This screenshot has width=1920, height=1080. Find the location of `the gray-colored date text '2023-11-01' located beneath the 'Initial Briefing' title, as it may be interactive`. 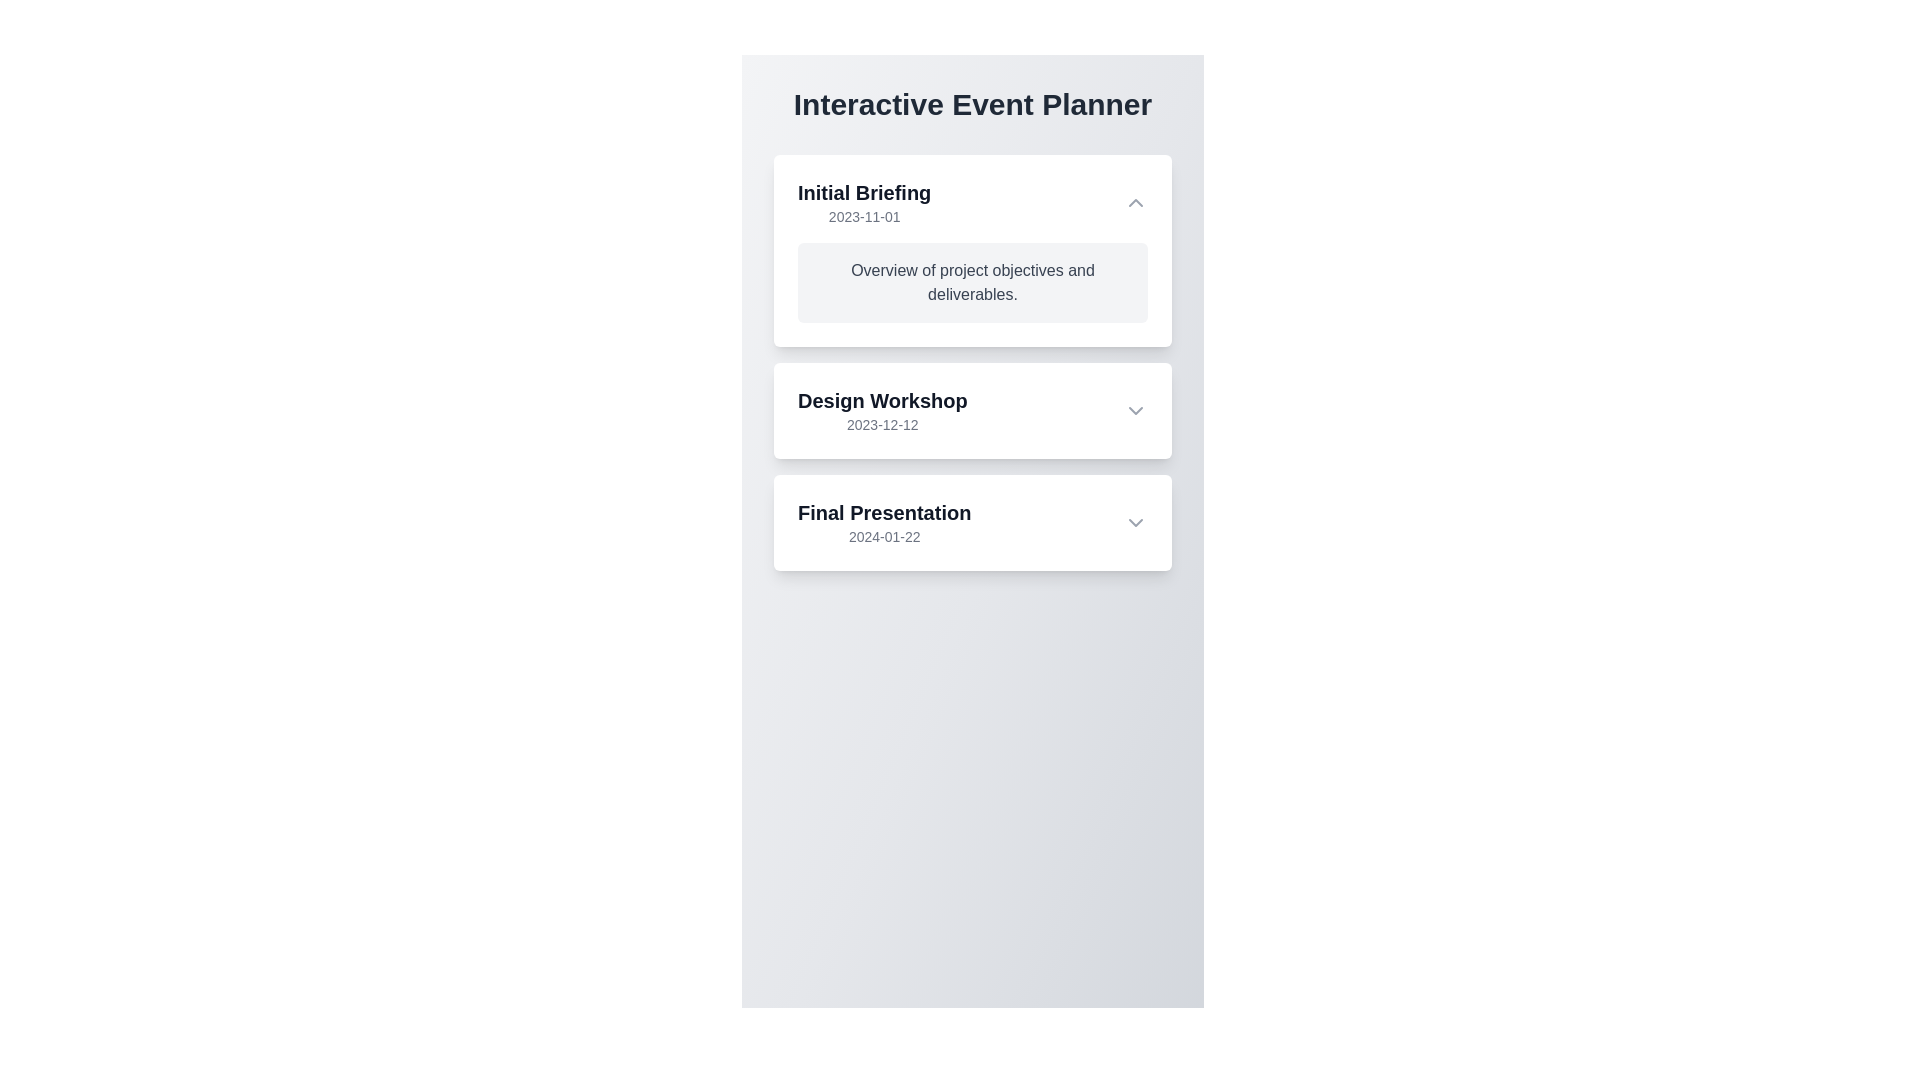

the gray-colored date text '2023-11-01' located beneath the 'Initial Briefing' title, as it may be interactive is located at coordinates (864, 216).